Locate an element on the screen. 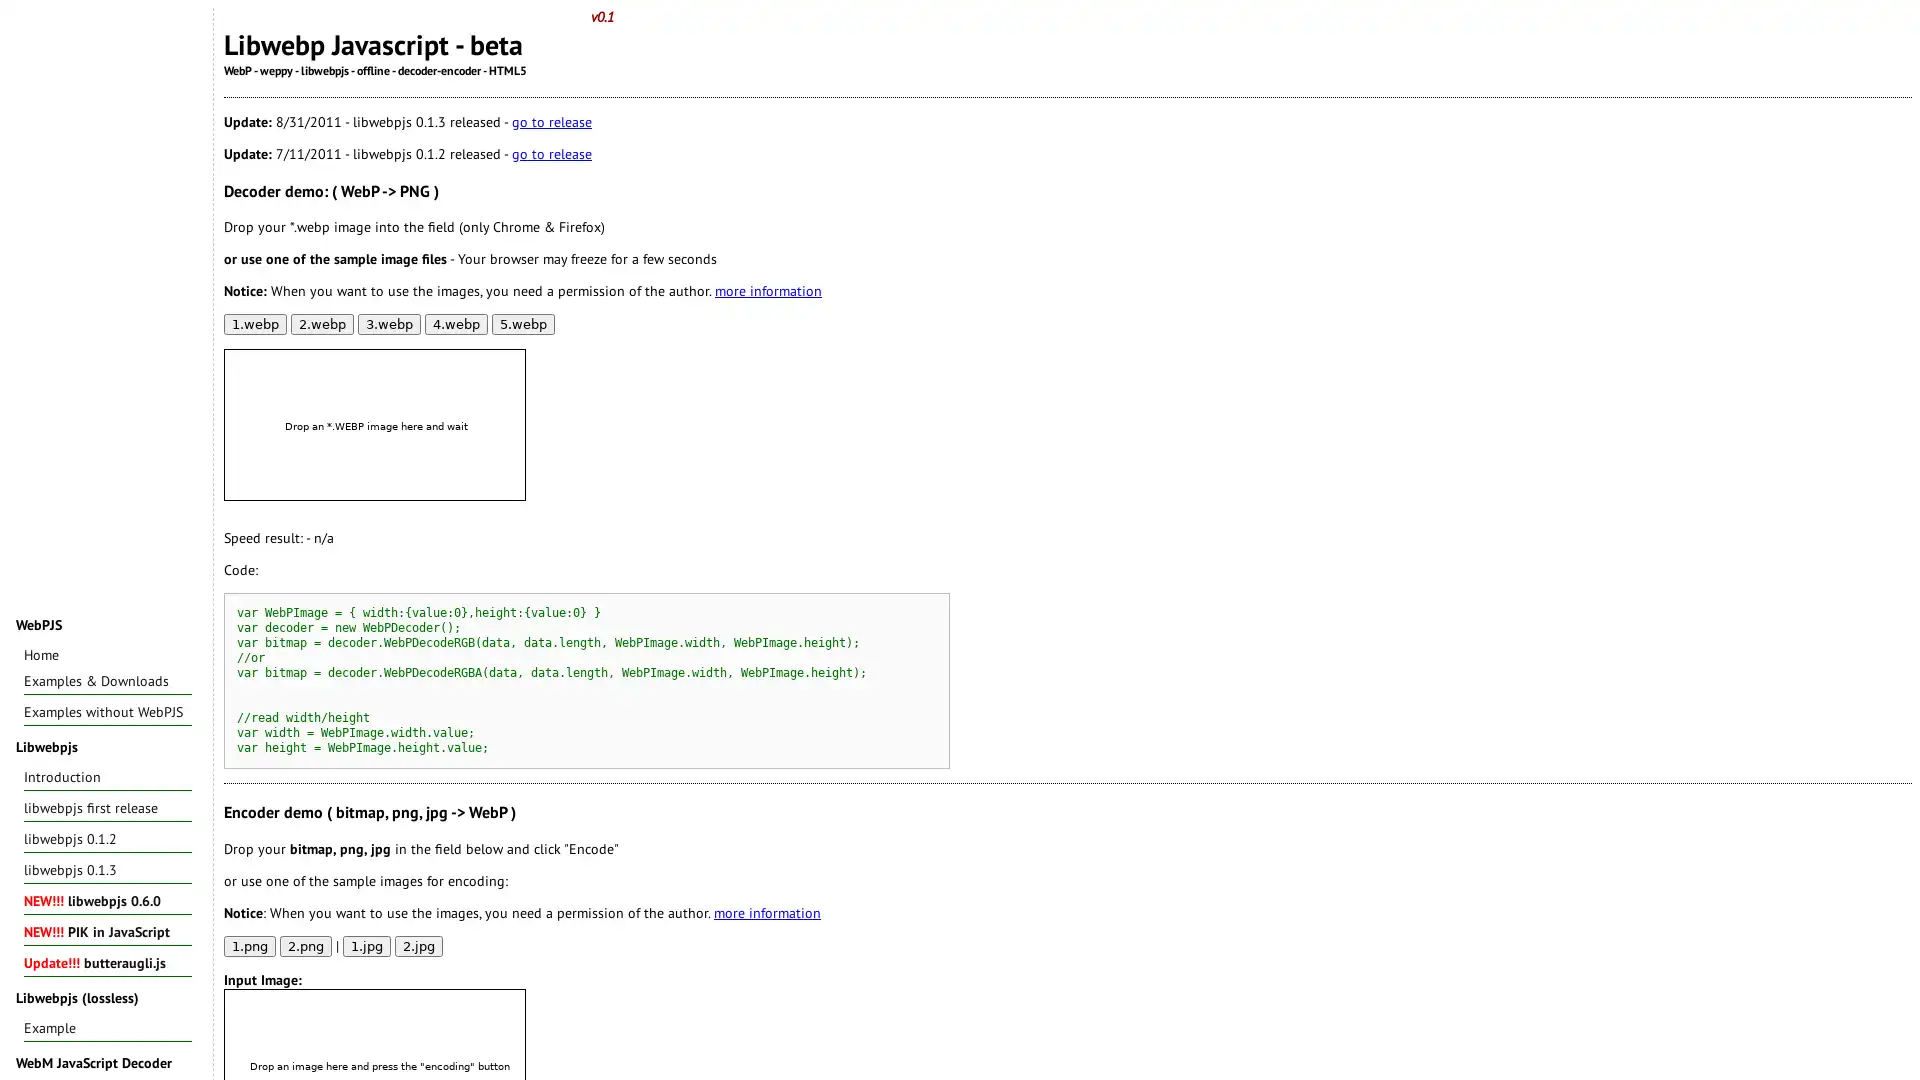  1.jpg is located at coordinates (366, 945).